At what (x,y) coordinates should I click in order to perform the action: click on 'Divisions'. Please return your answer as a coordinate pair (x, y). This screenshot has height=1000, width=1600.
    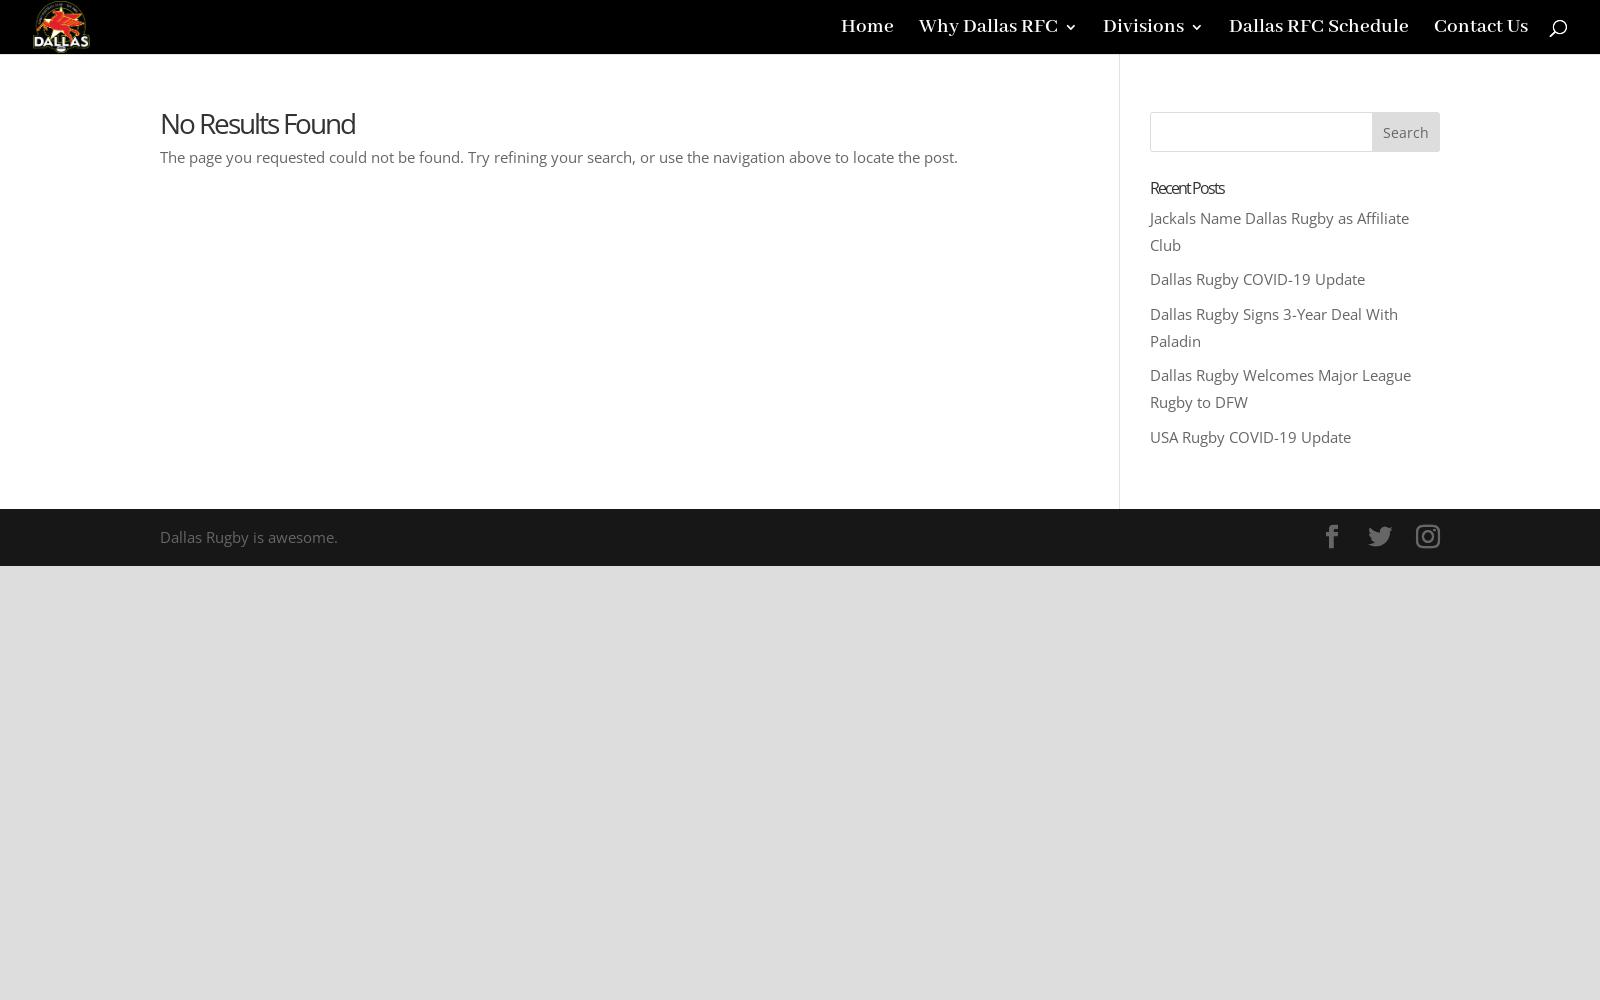
    Looking at the image, I should click on (1143, 26).